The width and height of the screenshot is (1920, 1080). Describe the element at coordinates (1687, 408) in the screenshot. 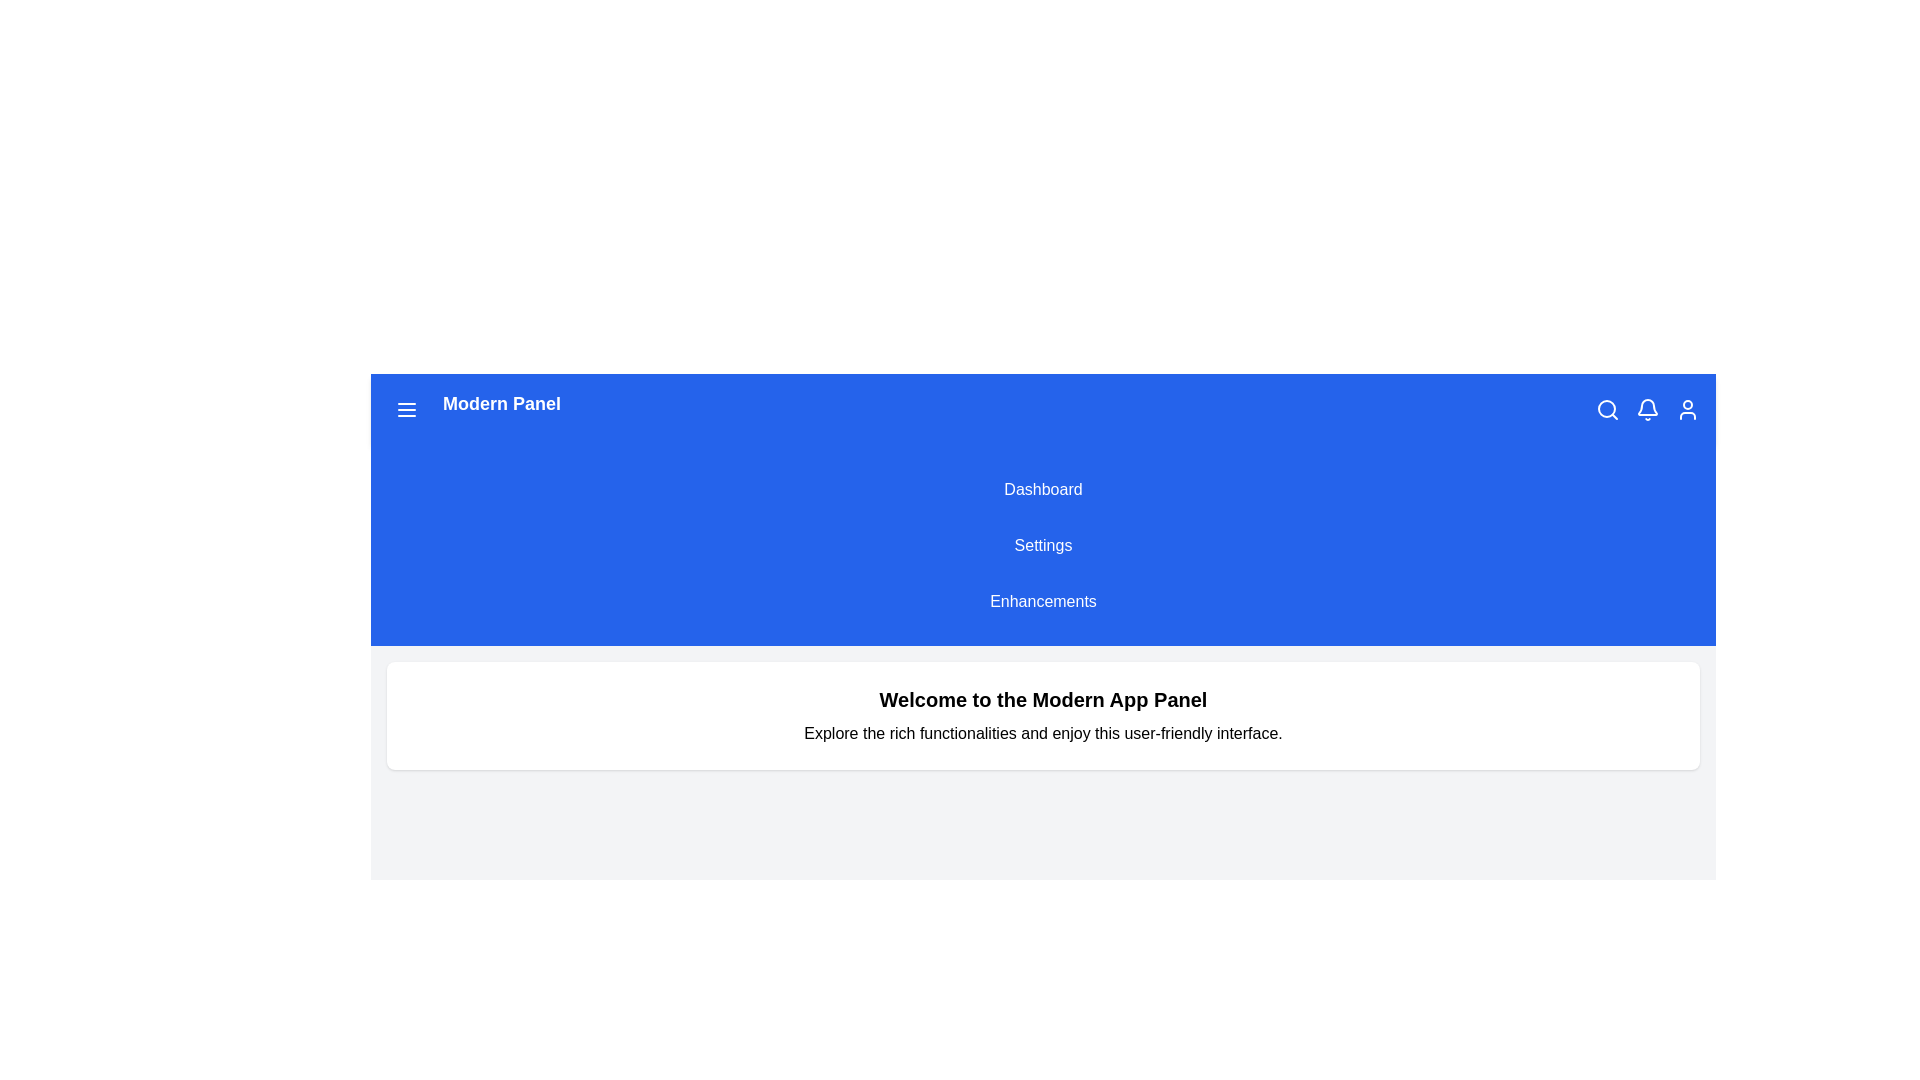

I see `the user icon to access user-related settings` at that location.